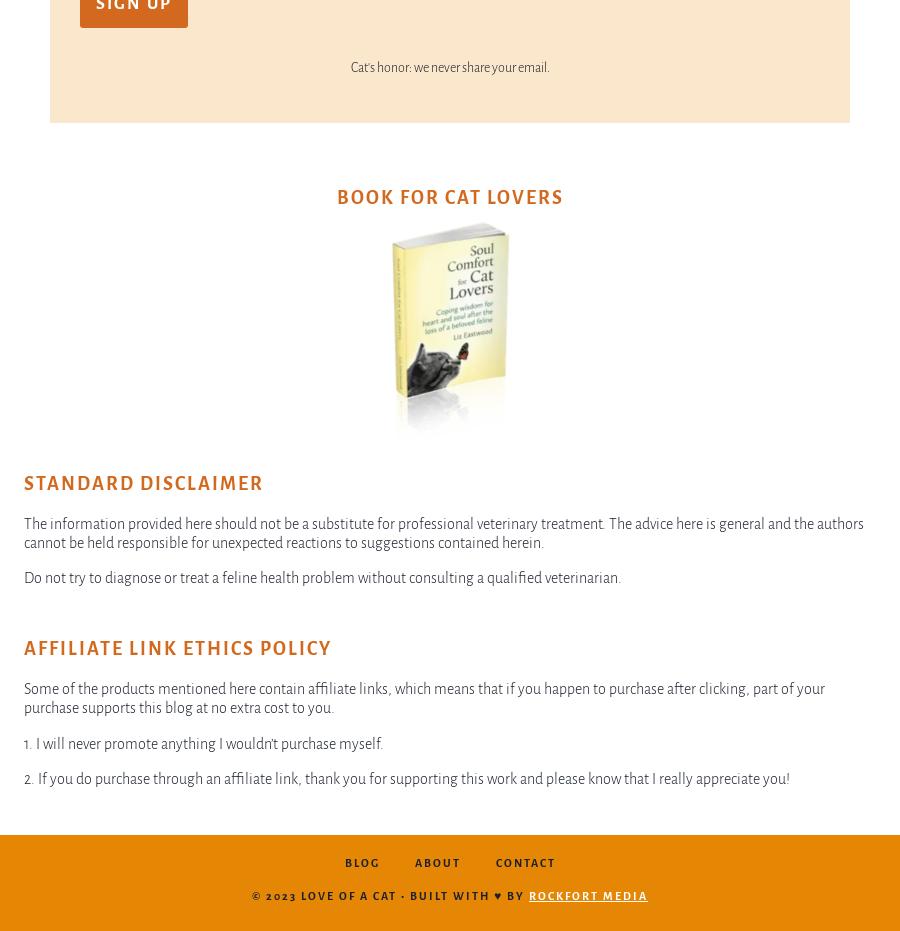 This screenshot has height=931, width=900. Describe the element at coordinates (424, 697) in the screenshot. I see `'Some of the products mentioned here contain affiliate links, which means that if you happen to purchase after clicking, part of your purchase supports this blog at no extra cost to you.'` at that location.